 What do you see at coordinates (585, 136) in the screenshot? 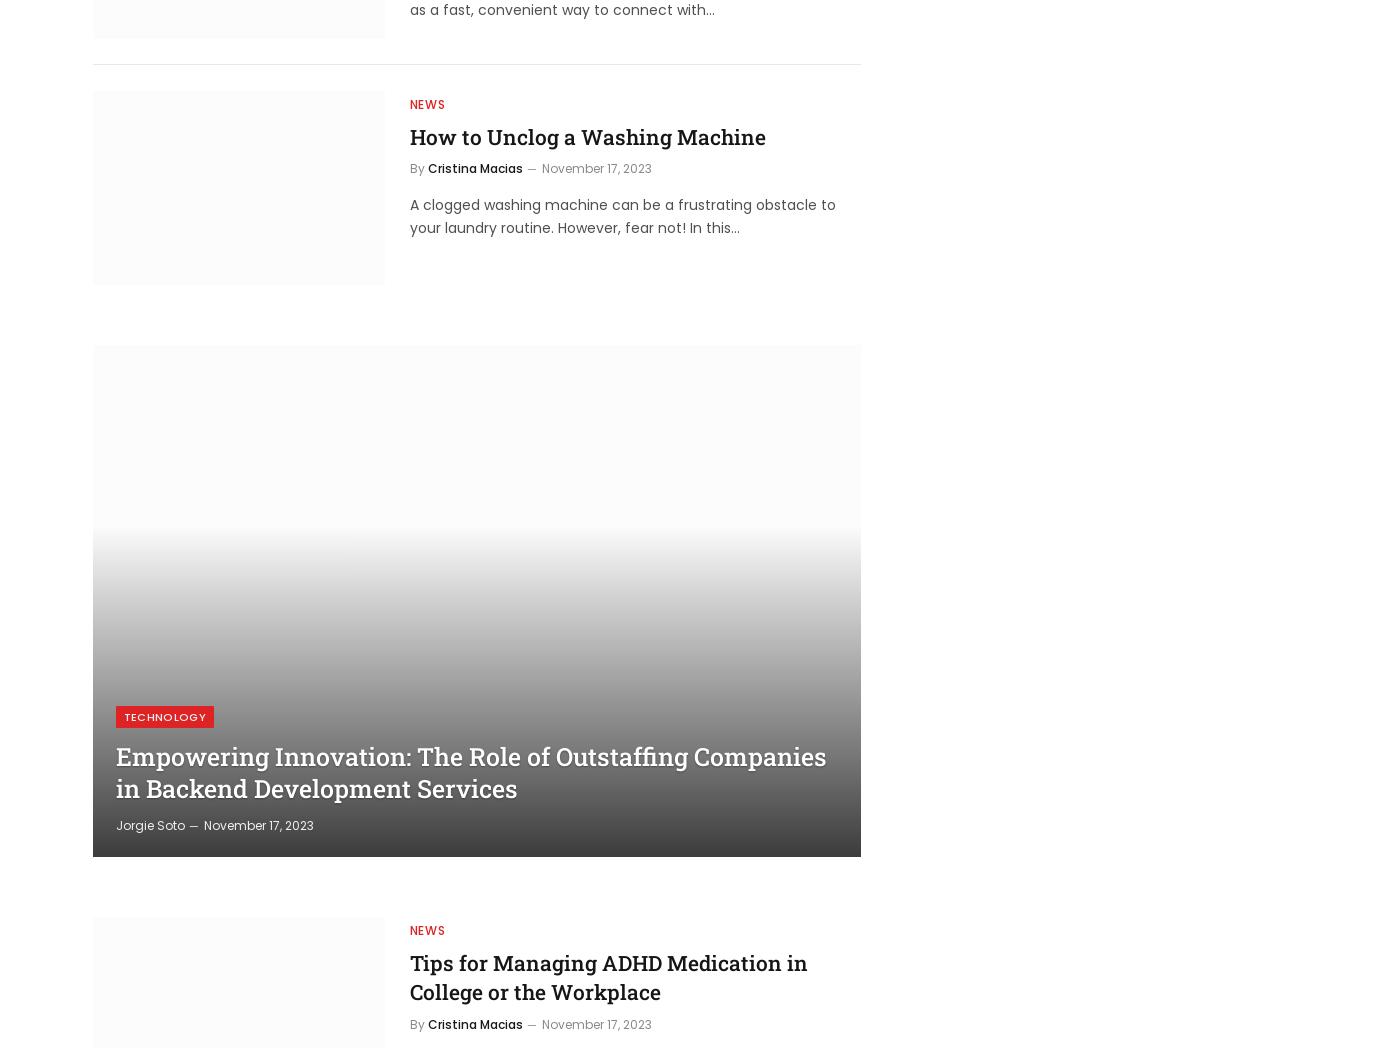
I see `'How to Unclog a Washing Machine'` at bounding box center [585, 136].